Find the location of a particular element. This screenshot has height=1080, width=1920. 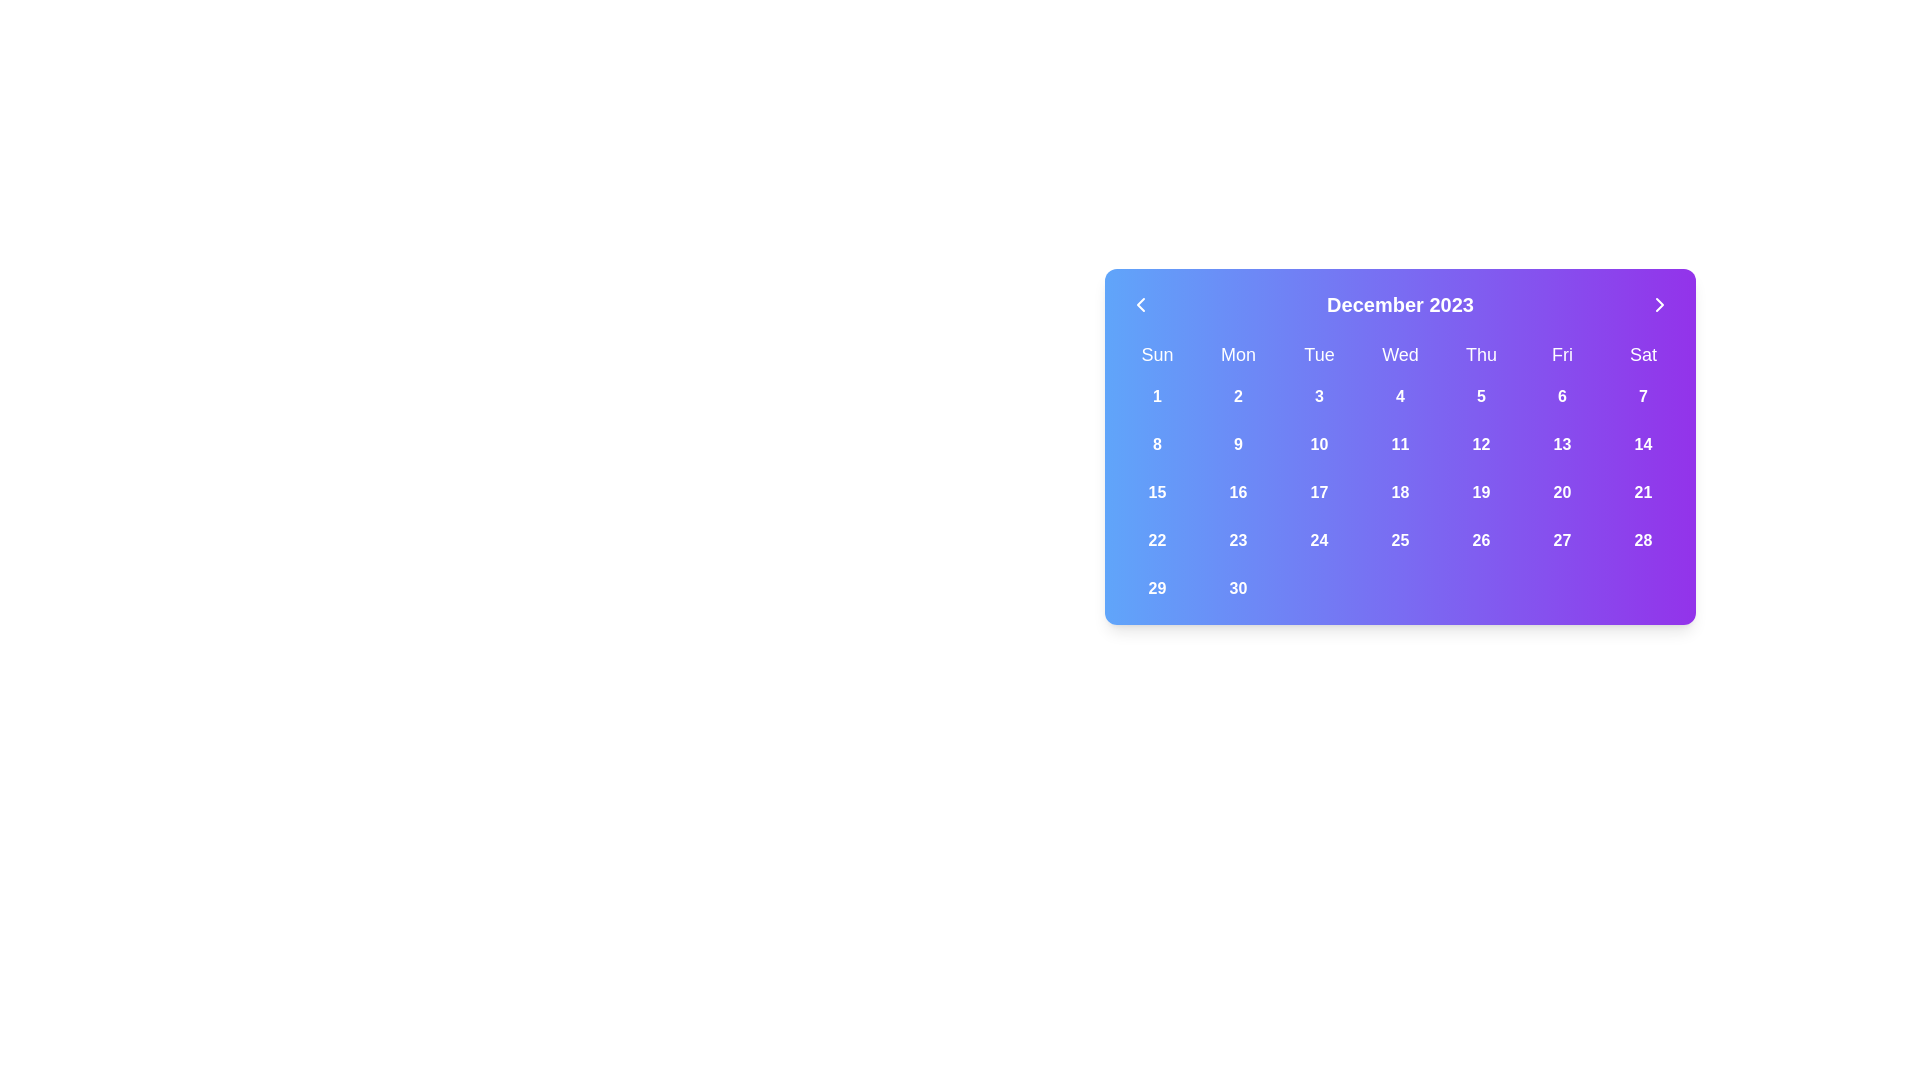

the selectable day button representing the 14th day in the calendar interface is located at coordinates (1643, 443).